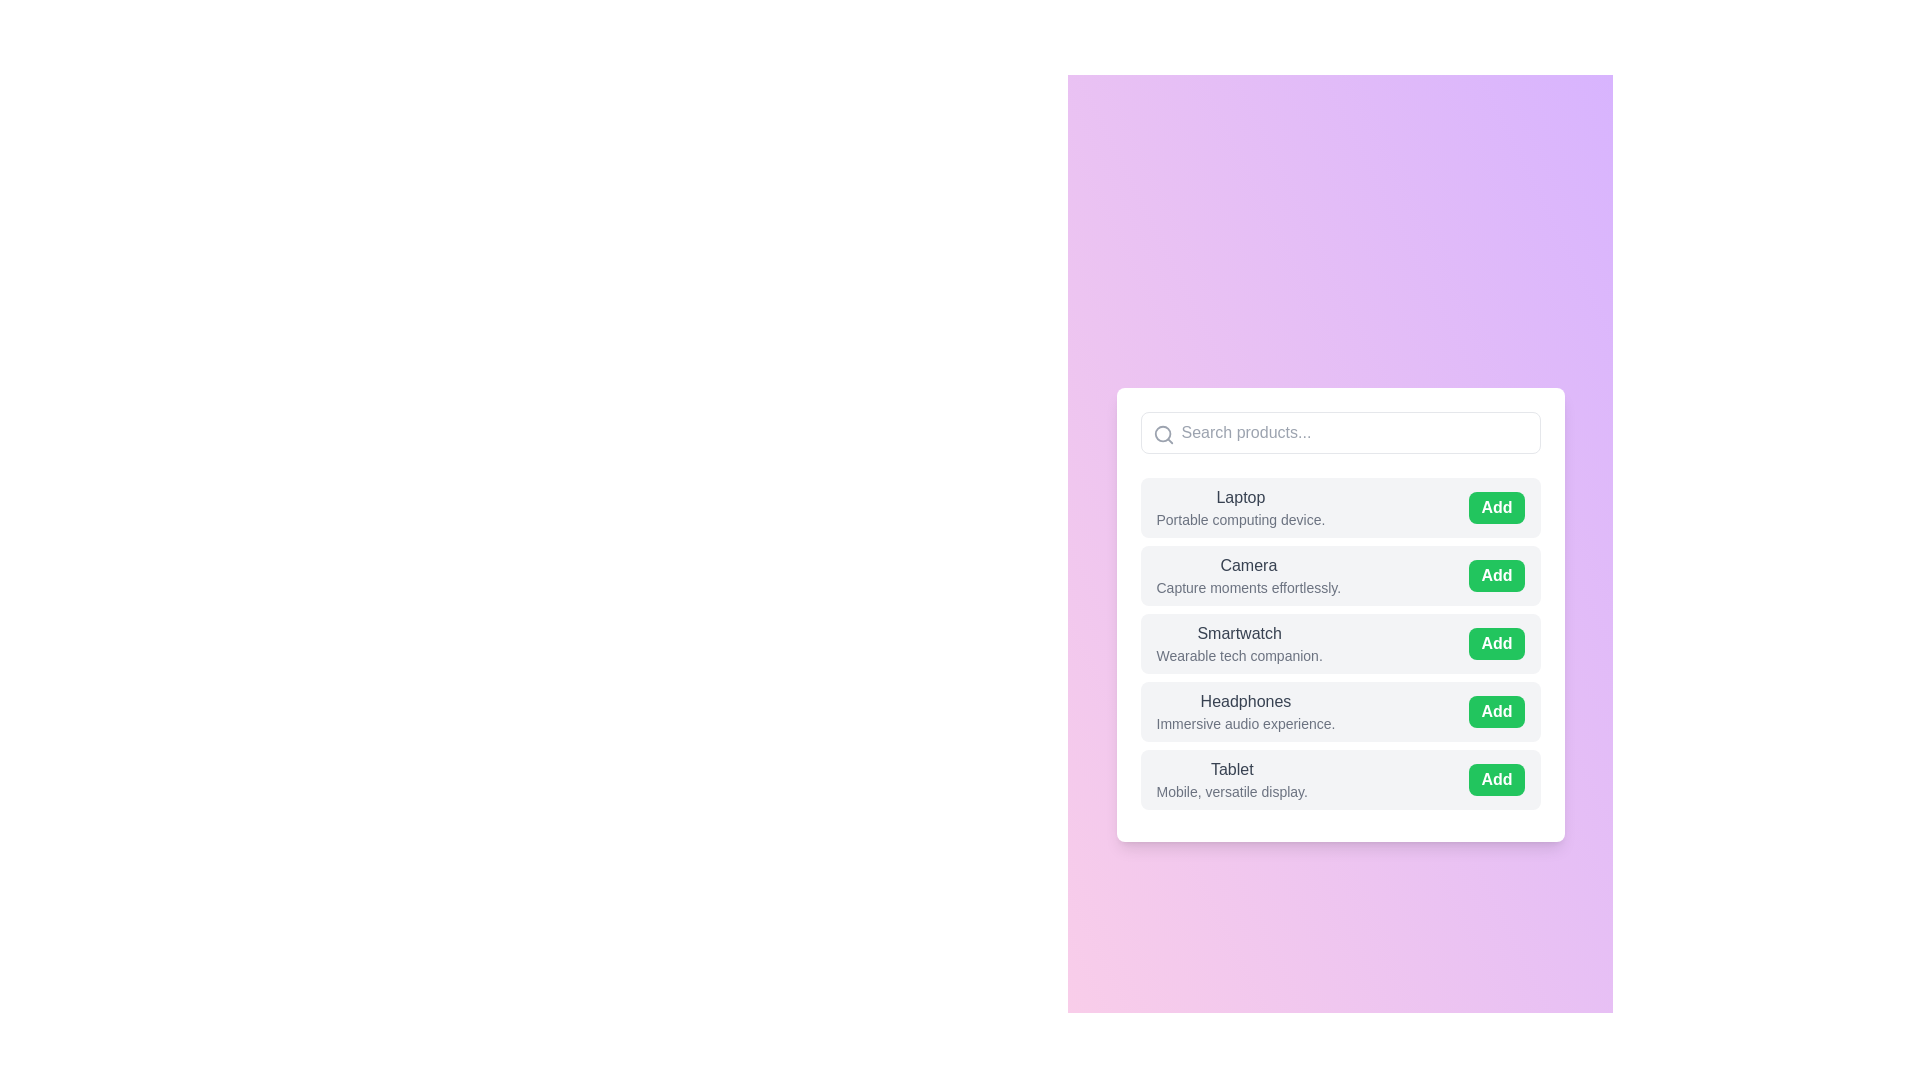 The height and width of the screenshot is (1080, 1920). What do you see at coordinates (1245, 711) in the screenshot?
I see `the text display element containing the title 'Headphones' and subtitle 'Immersive audio experience.', which is the fourth item in a vertical list of product descriptions` at bounding box center [1245, 711].